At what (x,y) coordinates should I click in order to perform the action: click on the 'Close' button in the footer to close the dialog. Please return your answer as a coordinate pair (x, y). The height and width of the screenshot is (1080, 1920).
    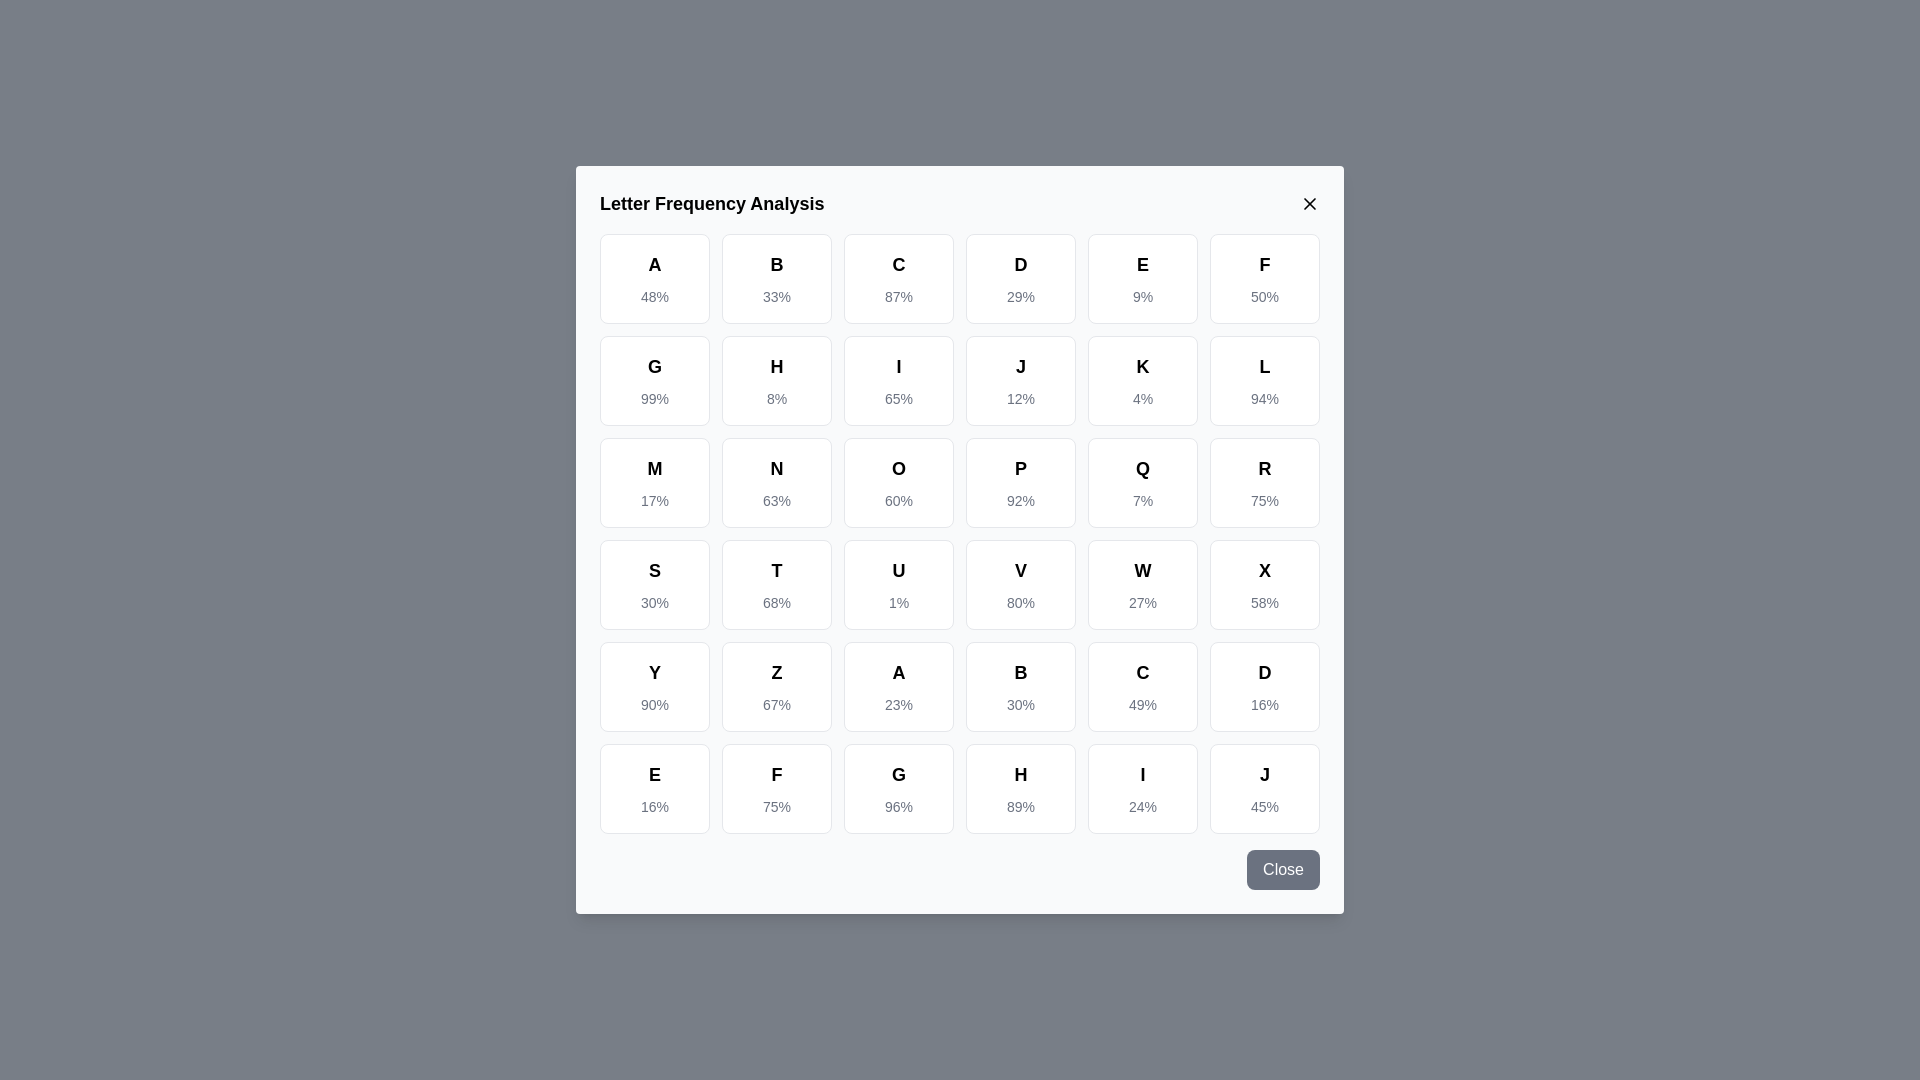
    Looking at the image, I should click on (1282, 869).